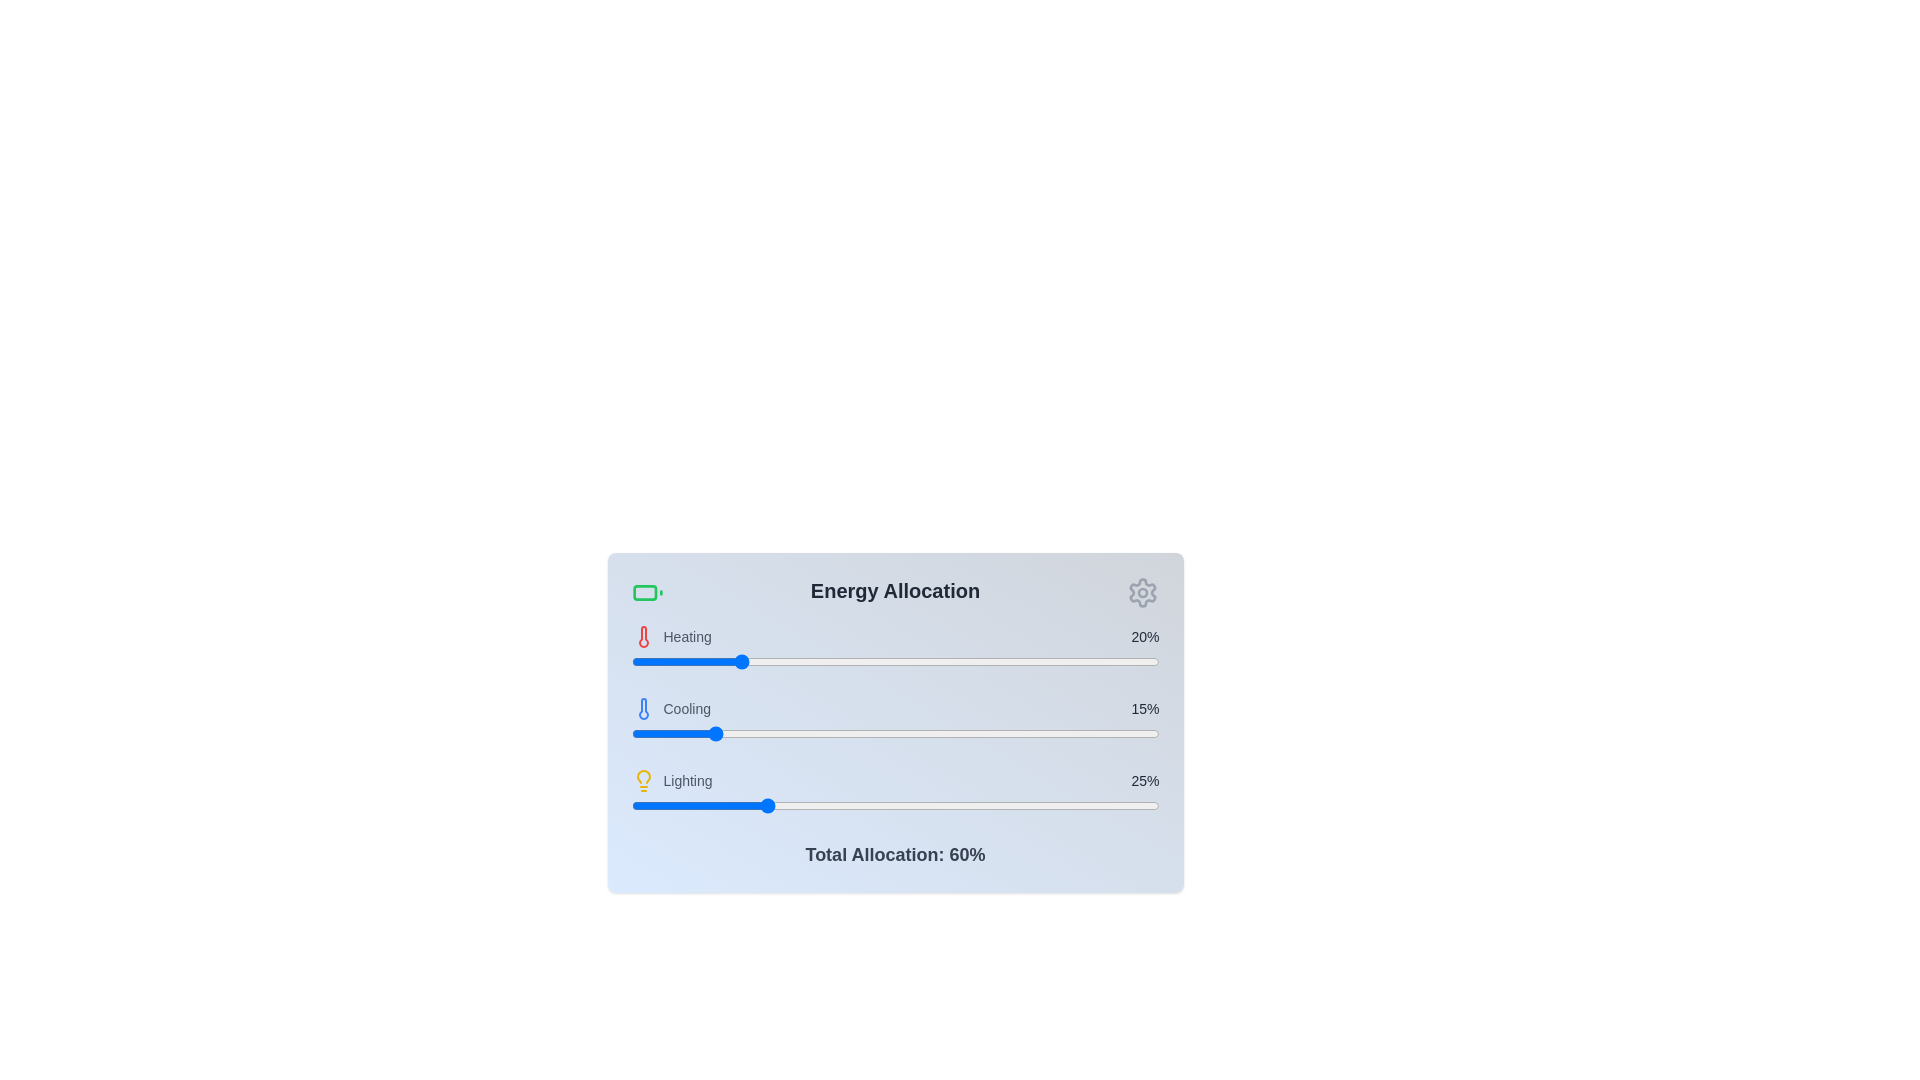 This screenshot has width=1920, height=1080. Describe the element at coordinates (647, 592) in the screenshot. I see `the battery icon in the header` at that location.